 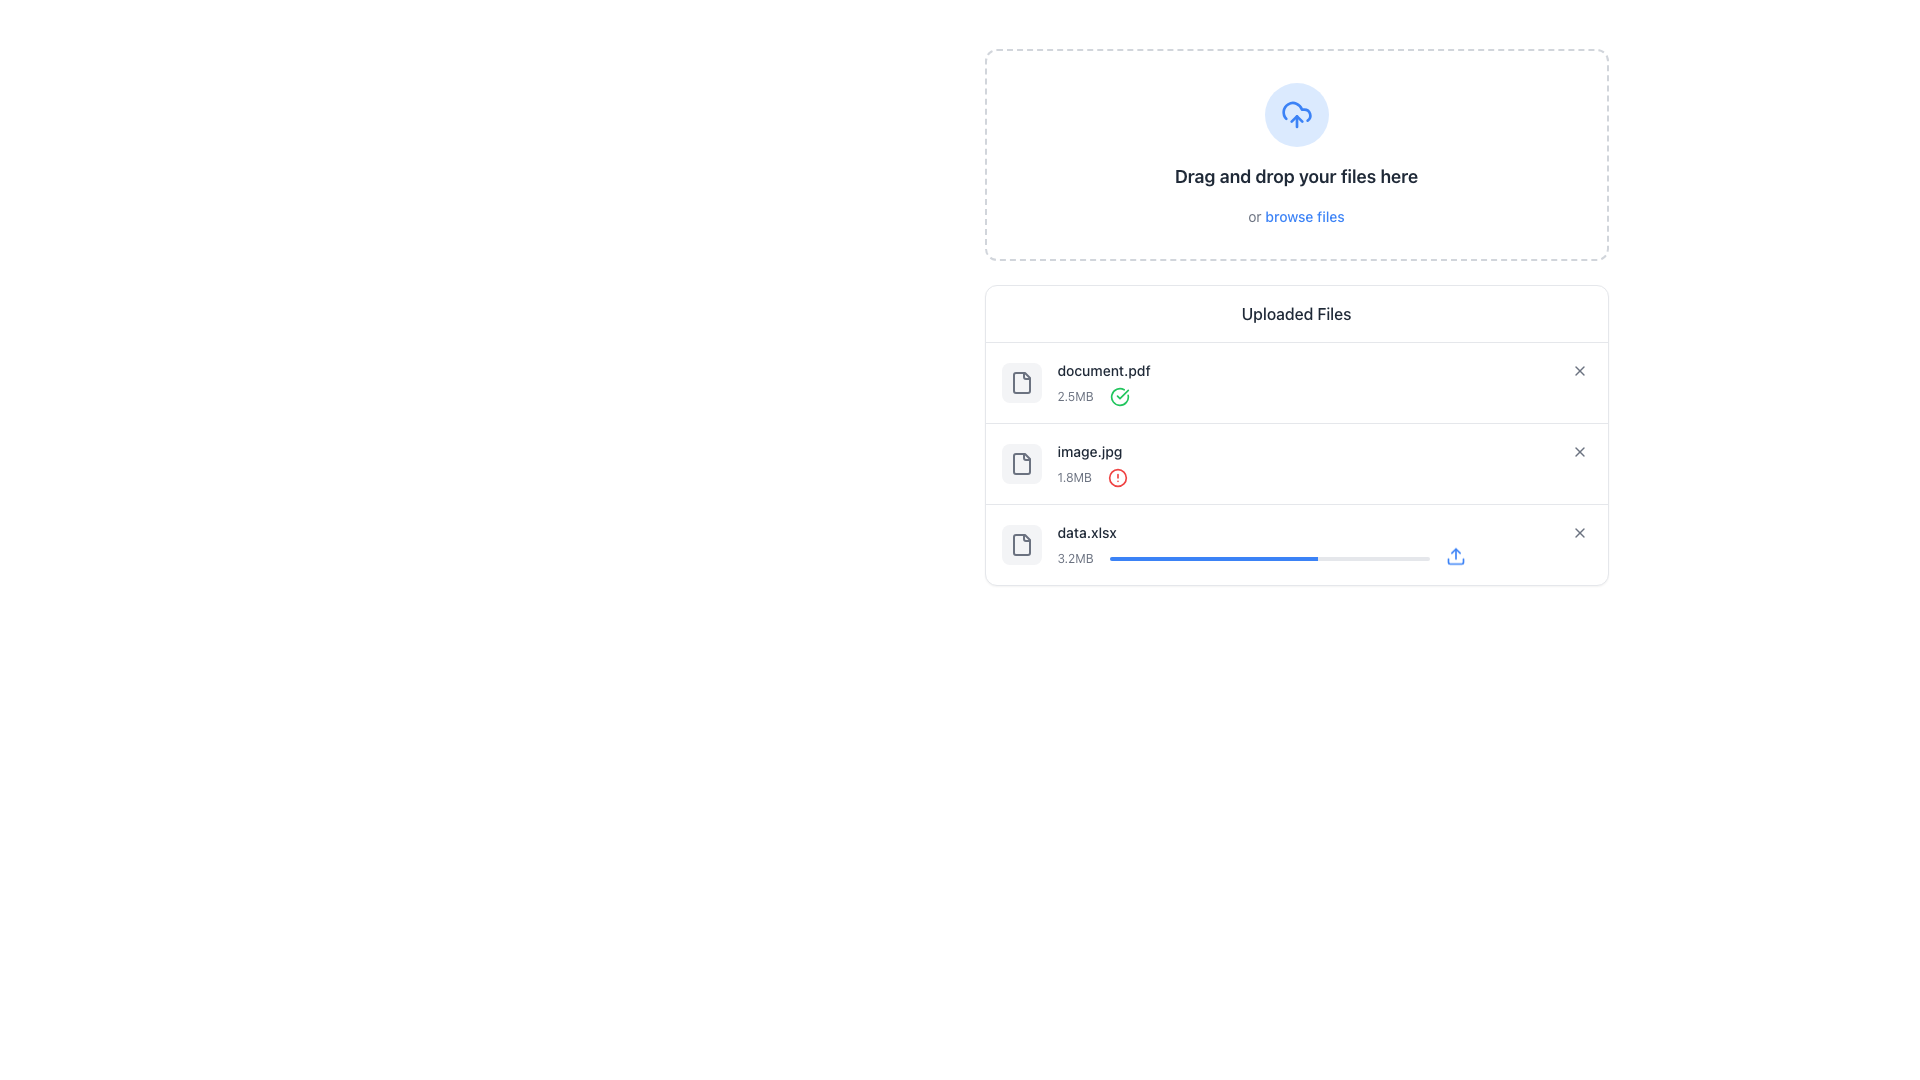 What do you see at coordinates (1455, 555) in the screenshot?
I see `the upload icon located to the far right of the row containing details about the file named 'data.xlsx', next to the progress bar` at bounding box center [1455, 555].